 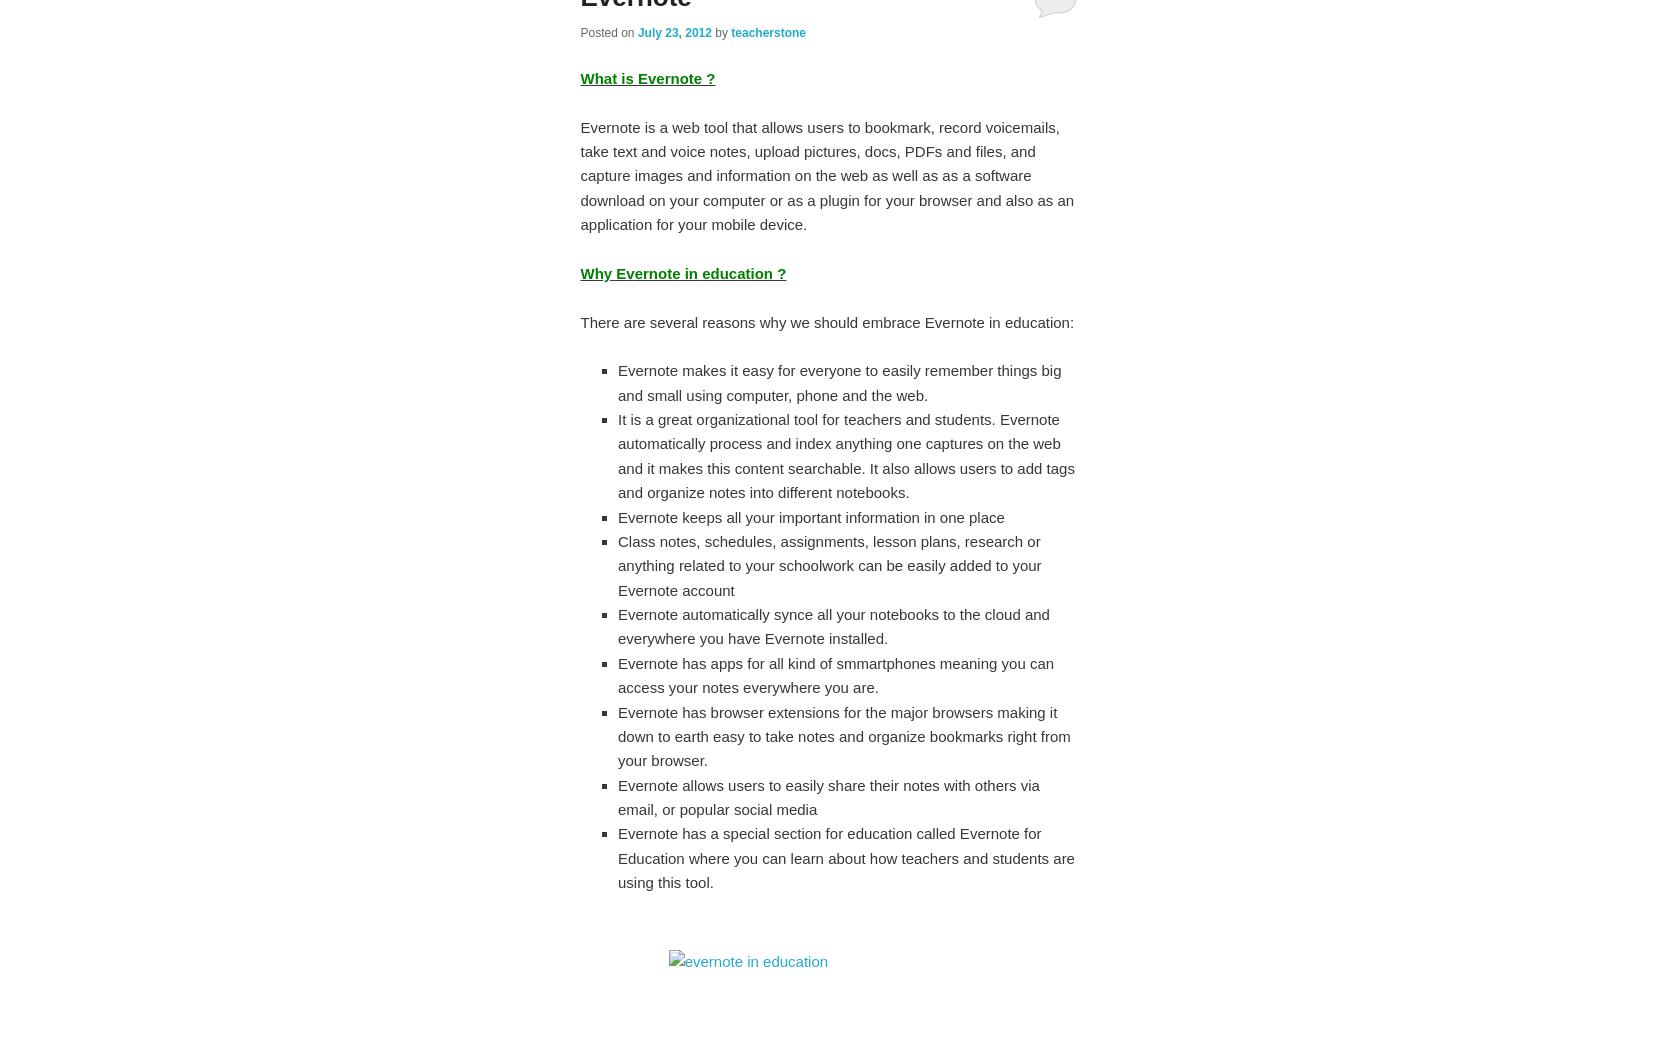 I want to click on 'Evernote makes it easy for everyone to easily remember things big and small using computer, phone and the web.', so click(x=839, y=381).